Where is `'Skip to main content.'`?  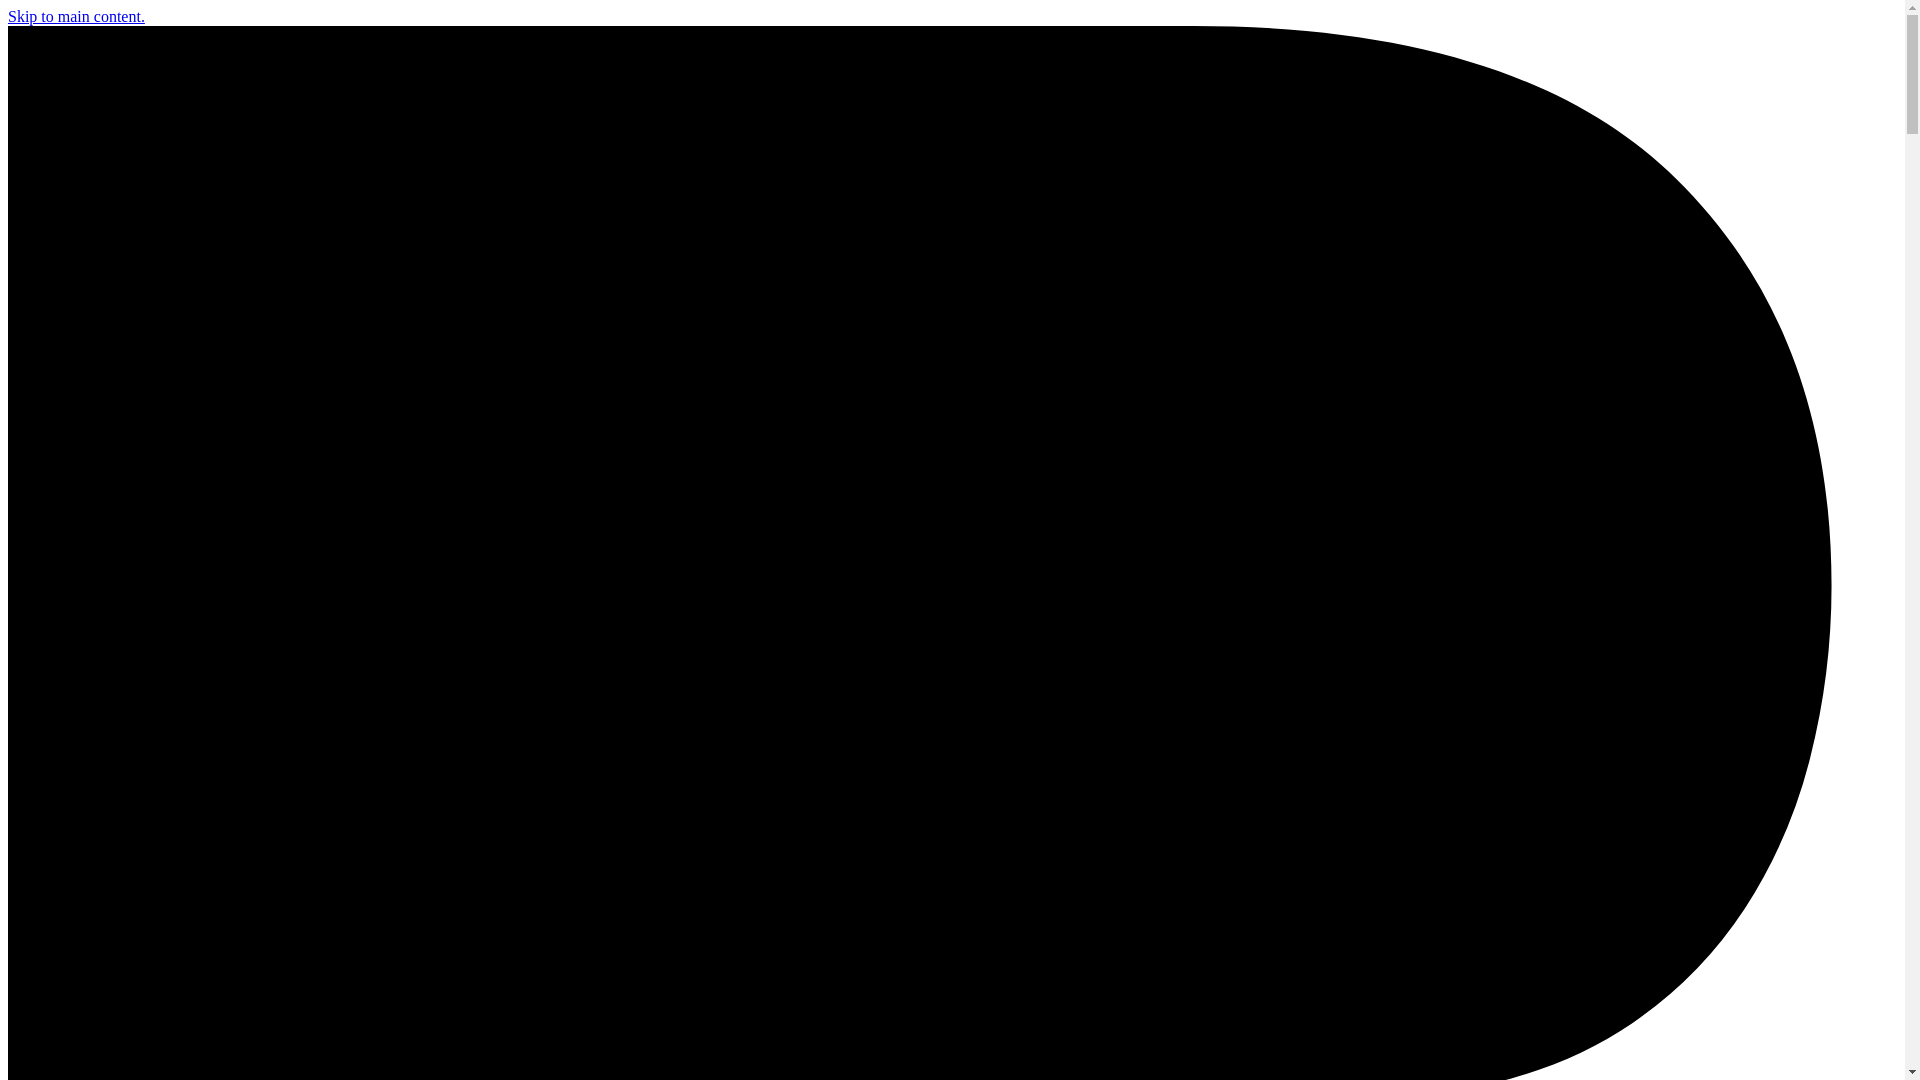
'Skip to main content.' is located at coordinates (76, 16).